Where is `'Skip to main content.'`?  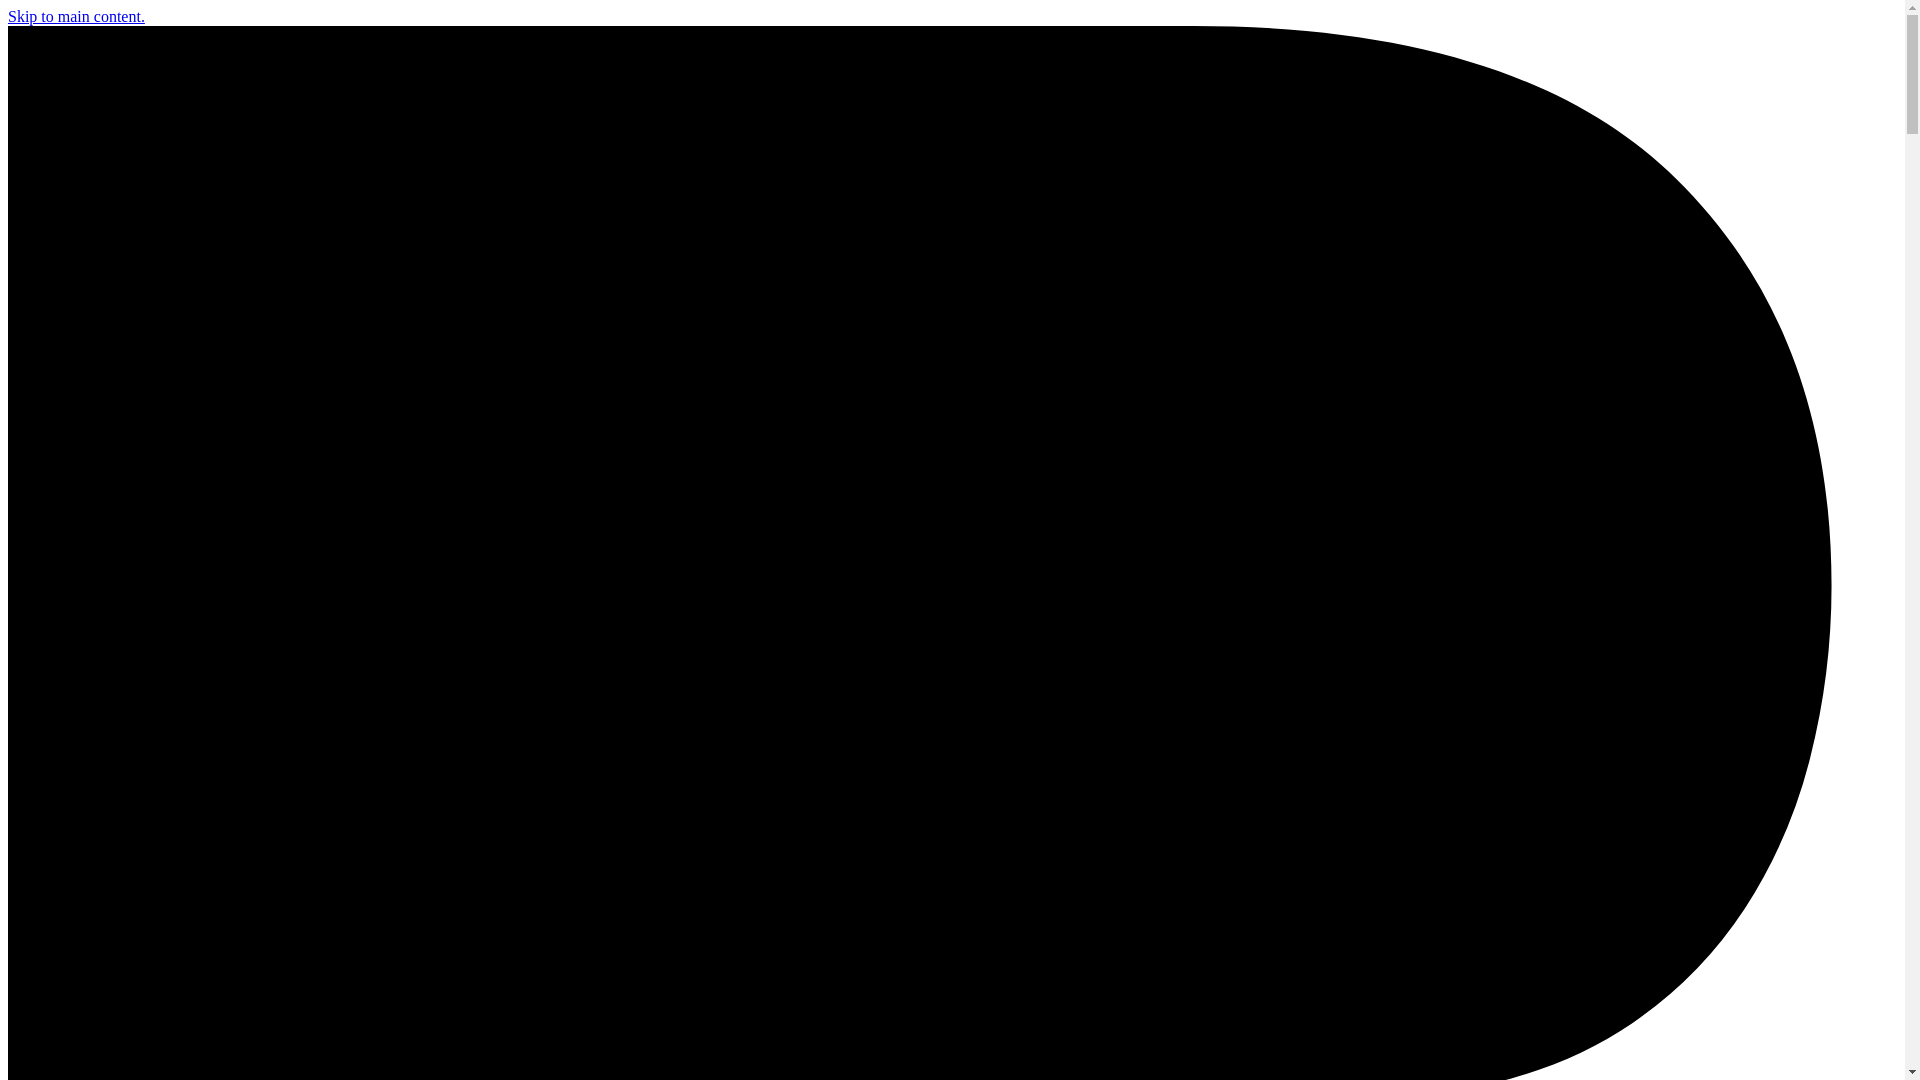
'Skip to main content.' is located at coordinates (76, 16).